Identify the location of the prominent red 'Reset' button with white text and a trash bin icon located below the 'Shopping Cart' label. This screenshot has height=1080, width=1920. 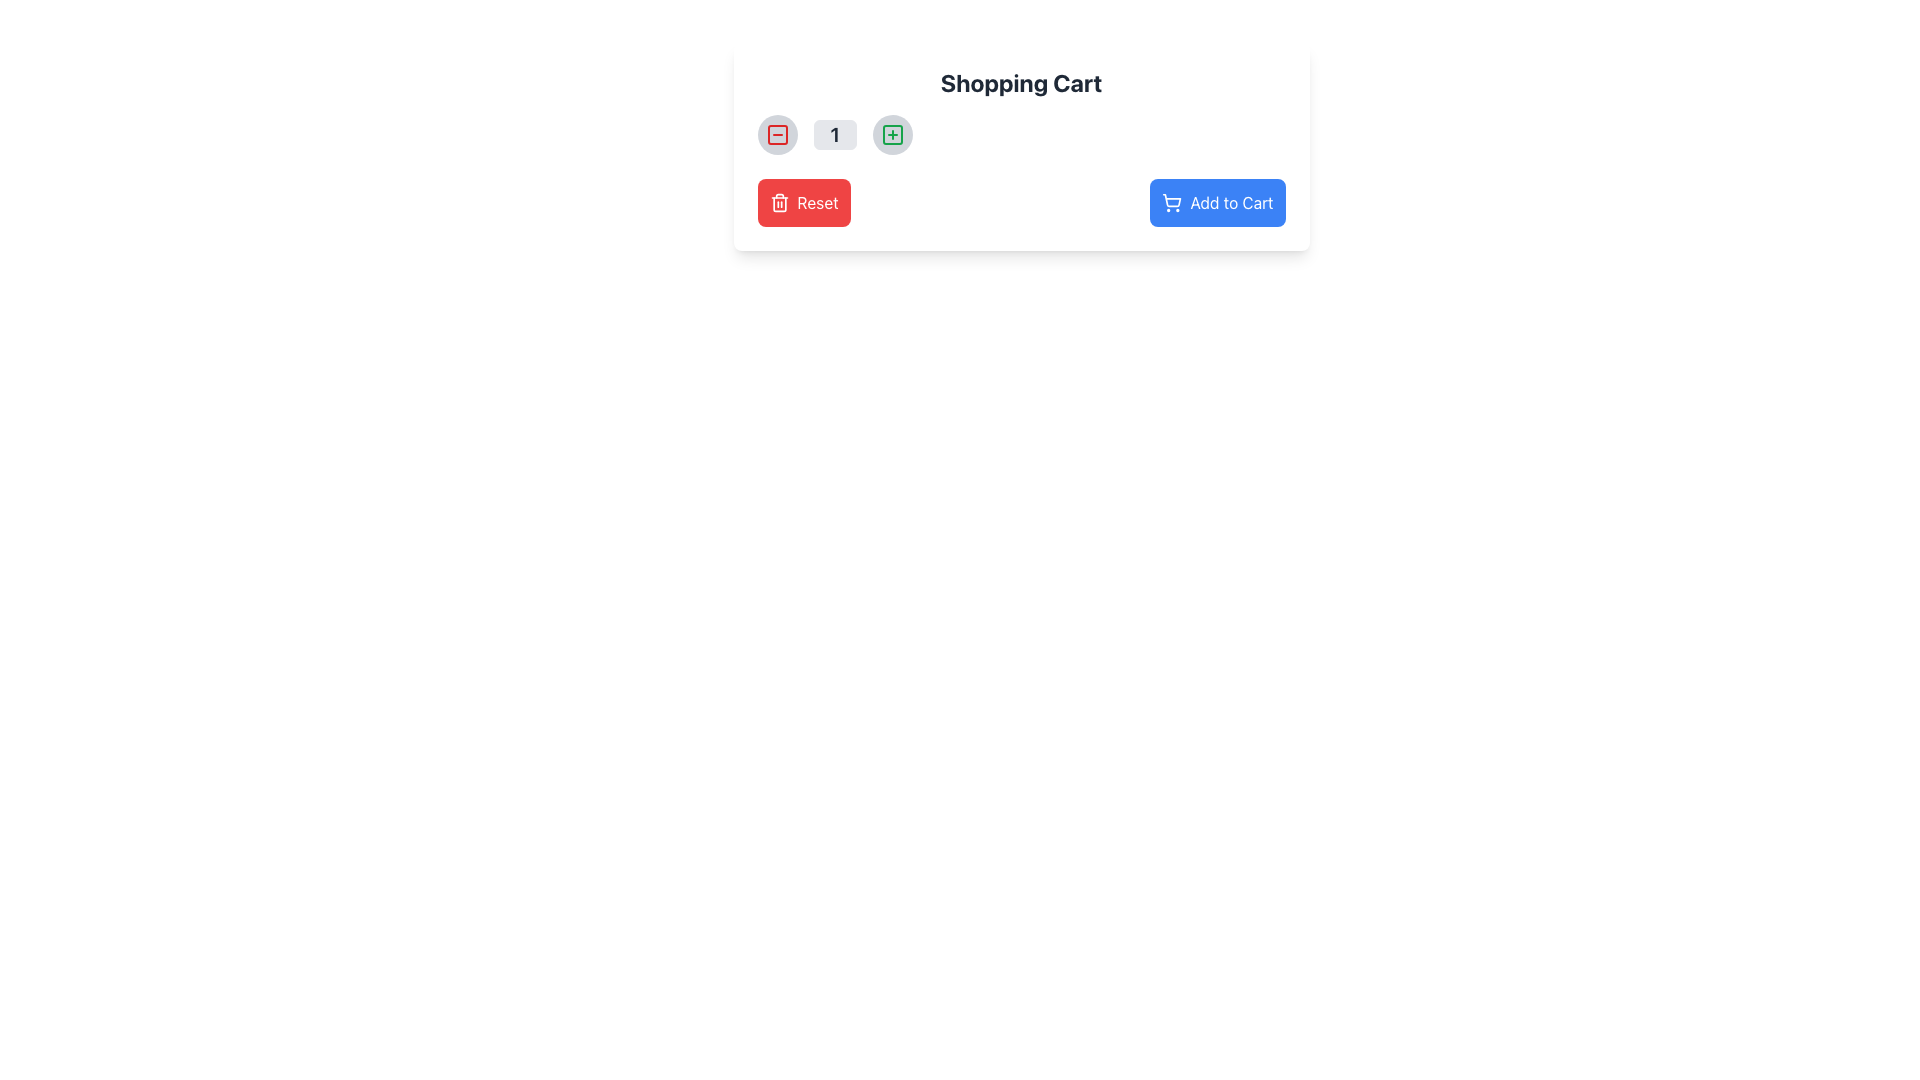
(804, 203).